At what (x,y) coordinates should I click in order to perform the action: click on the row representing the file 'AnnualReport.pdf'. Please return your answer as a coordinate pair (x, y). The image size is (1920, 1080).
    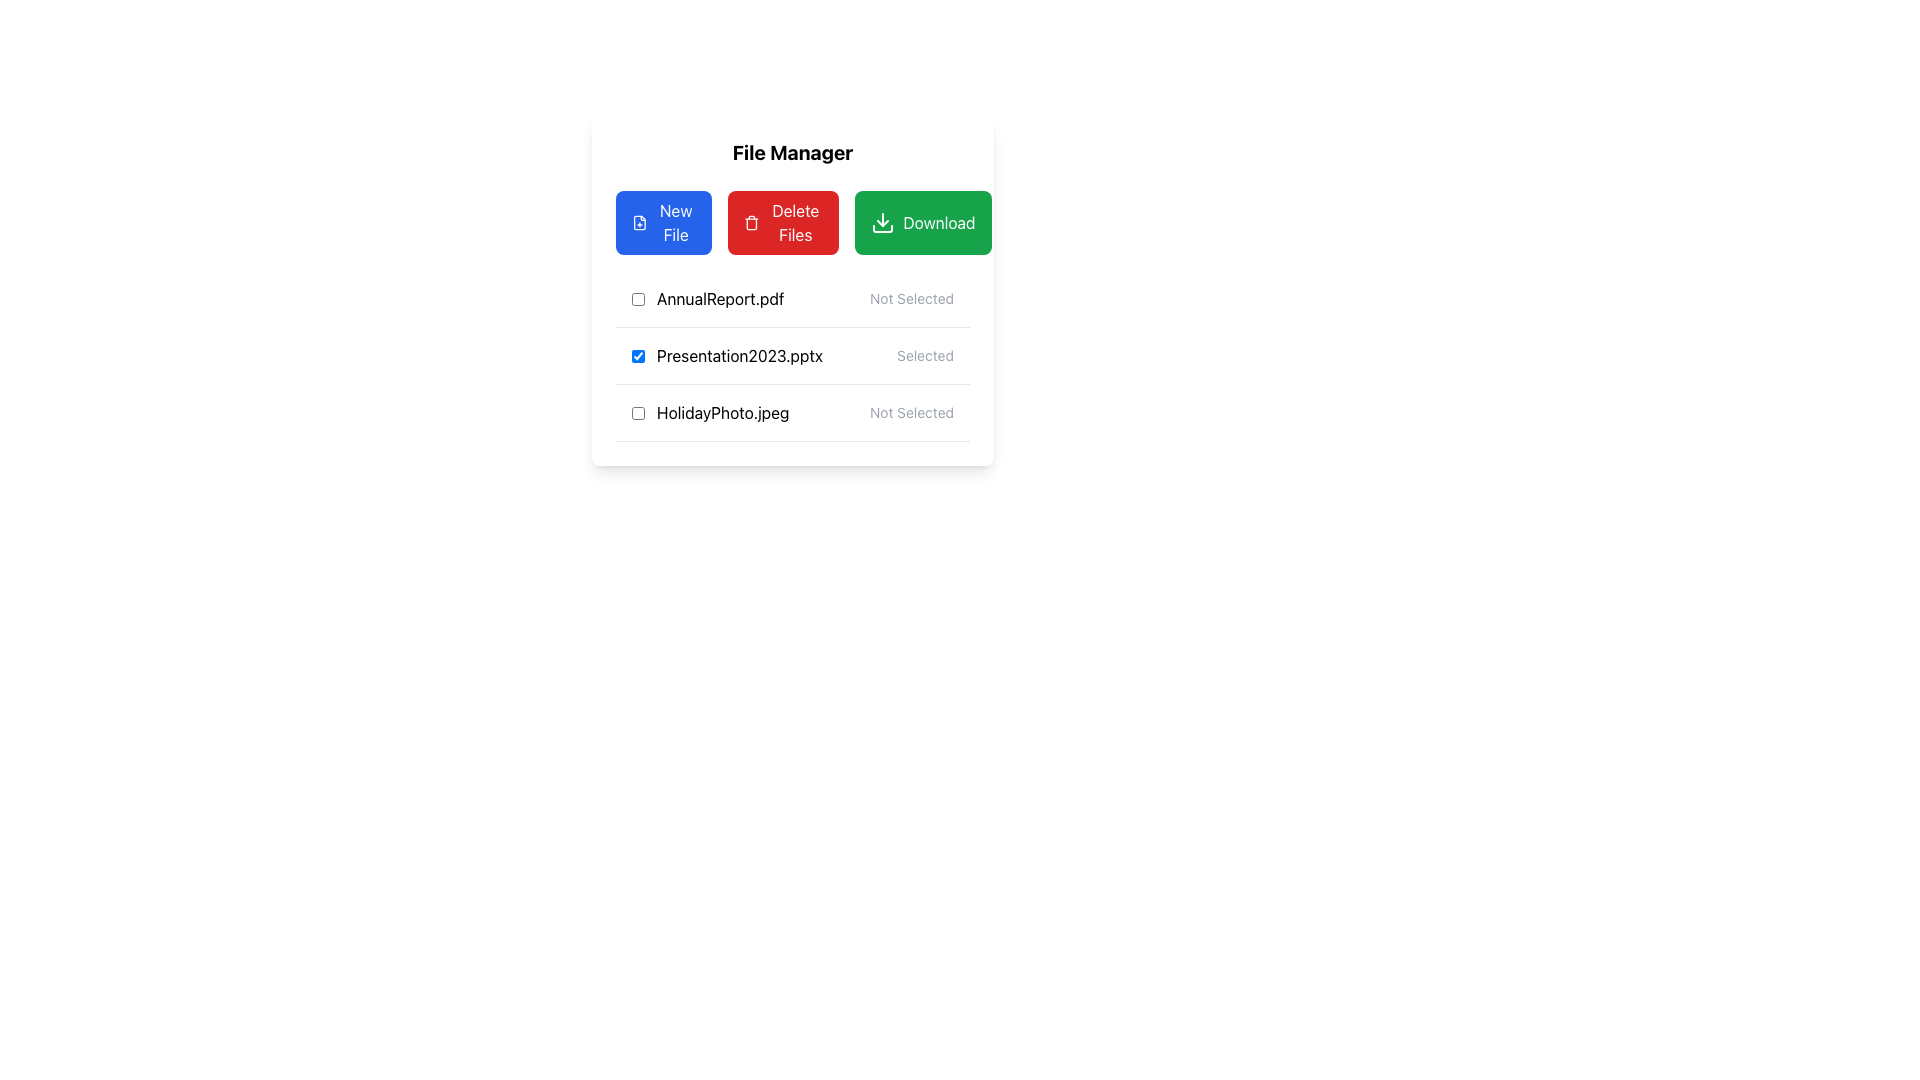
    Looking at the image, I should click on (791, 299).